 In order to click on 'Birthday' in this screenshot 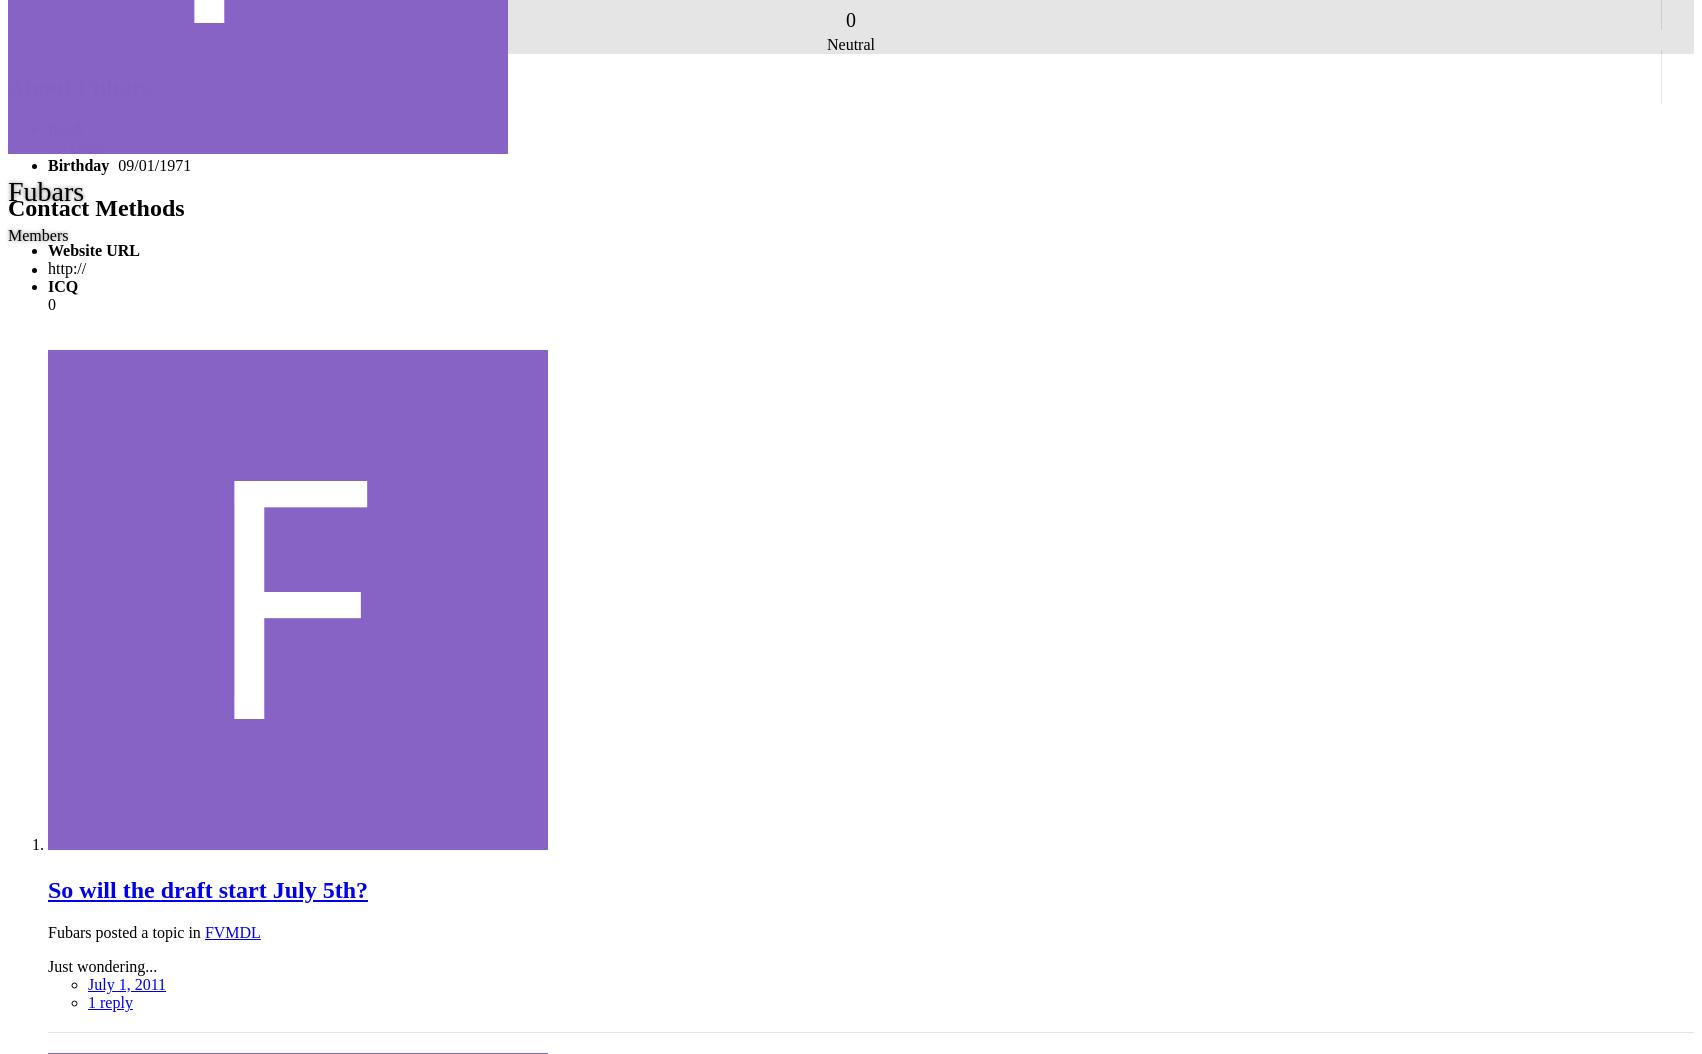, I will do `click(47, 164)`.